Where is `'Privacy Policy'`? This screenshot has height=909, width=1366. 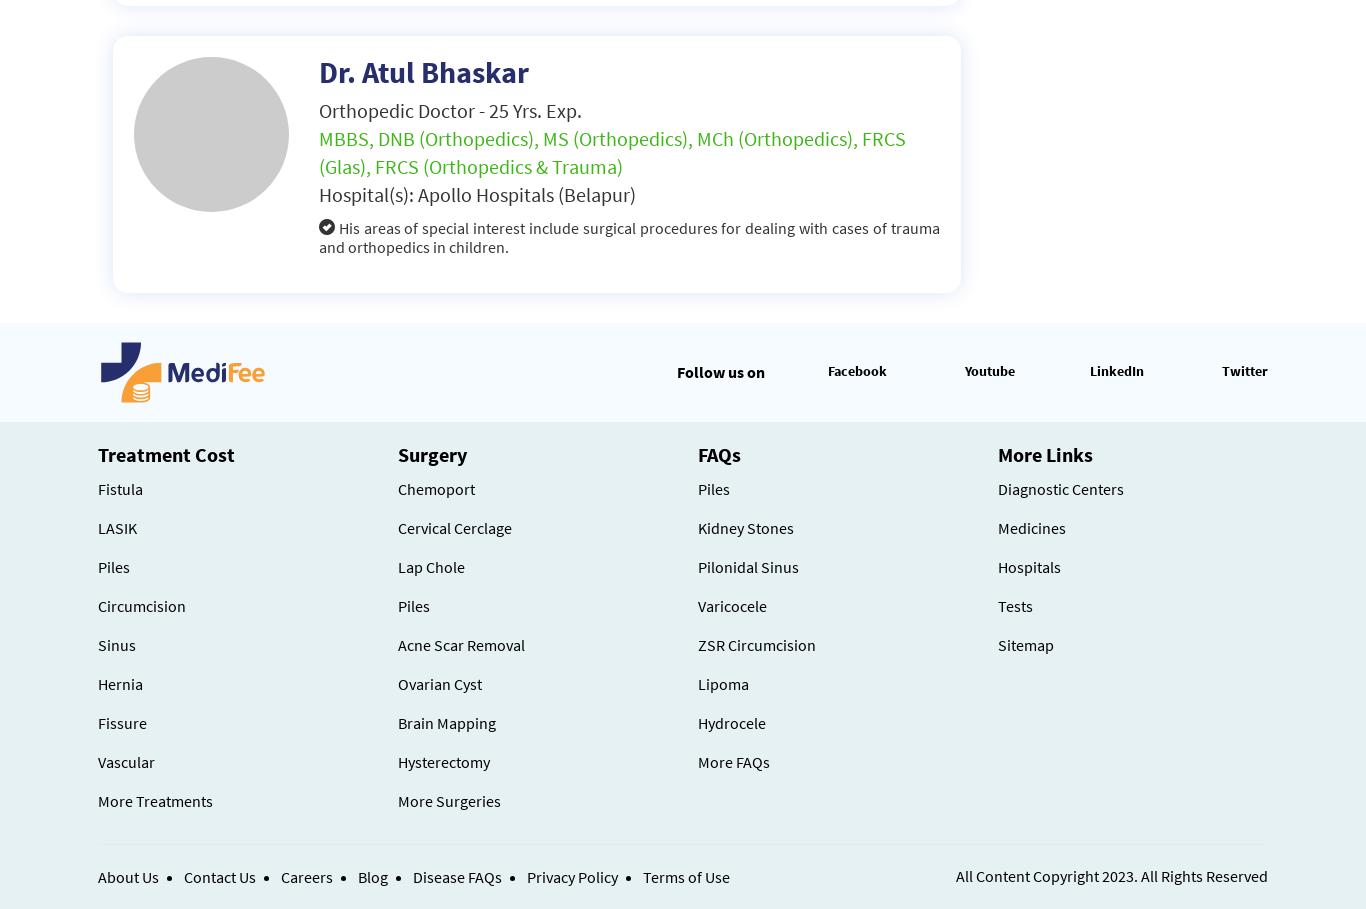 'Privacy Policy' is located at coordinates (571, 877).